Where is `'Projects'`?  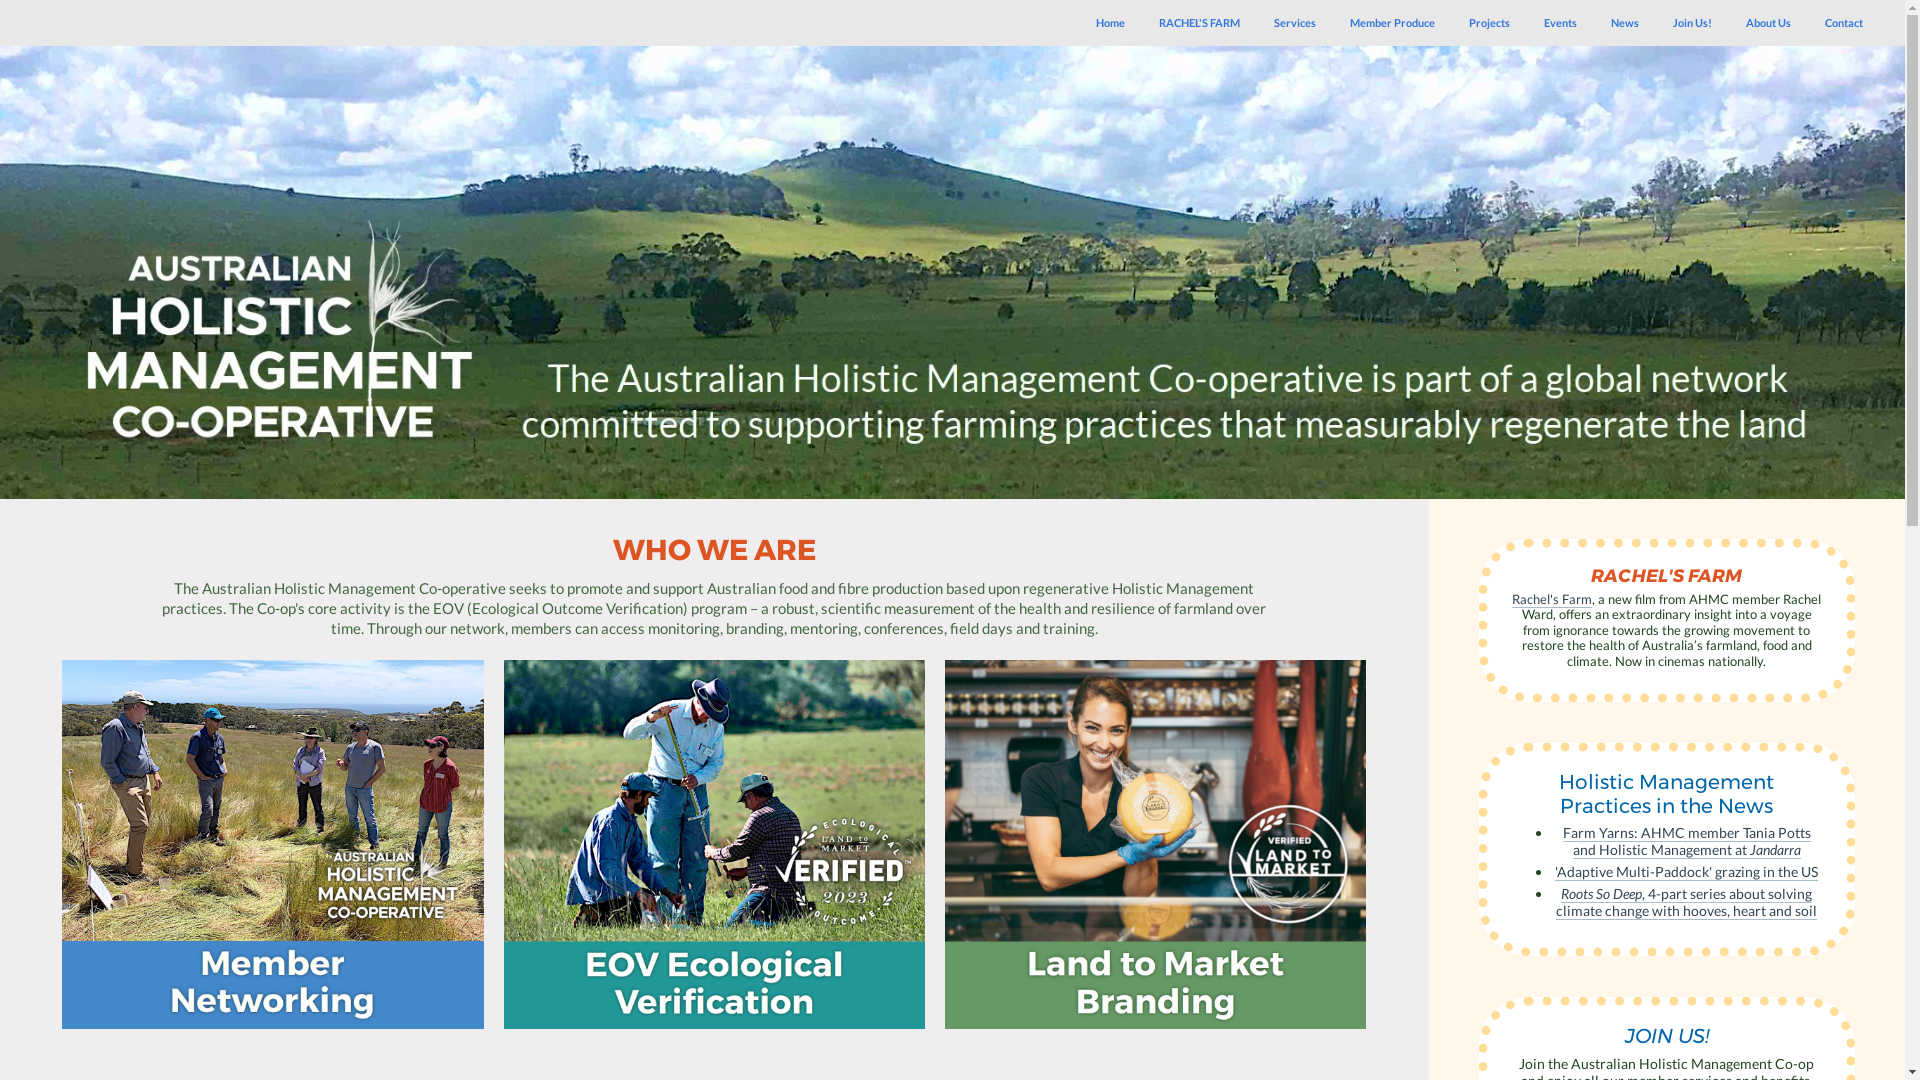
'Projects' is located at coordinates (1489, 23).